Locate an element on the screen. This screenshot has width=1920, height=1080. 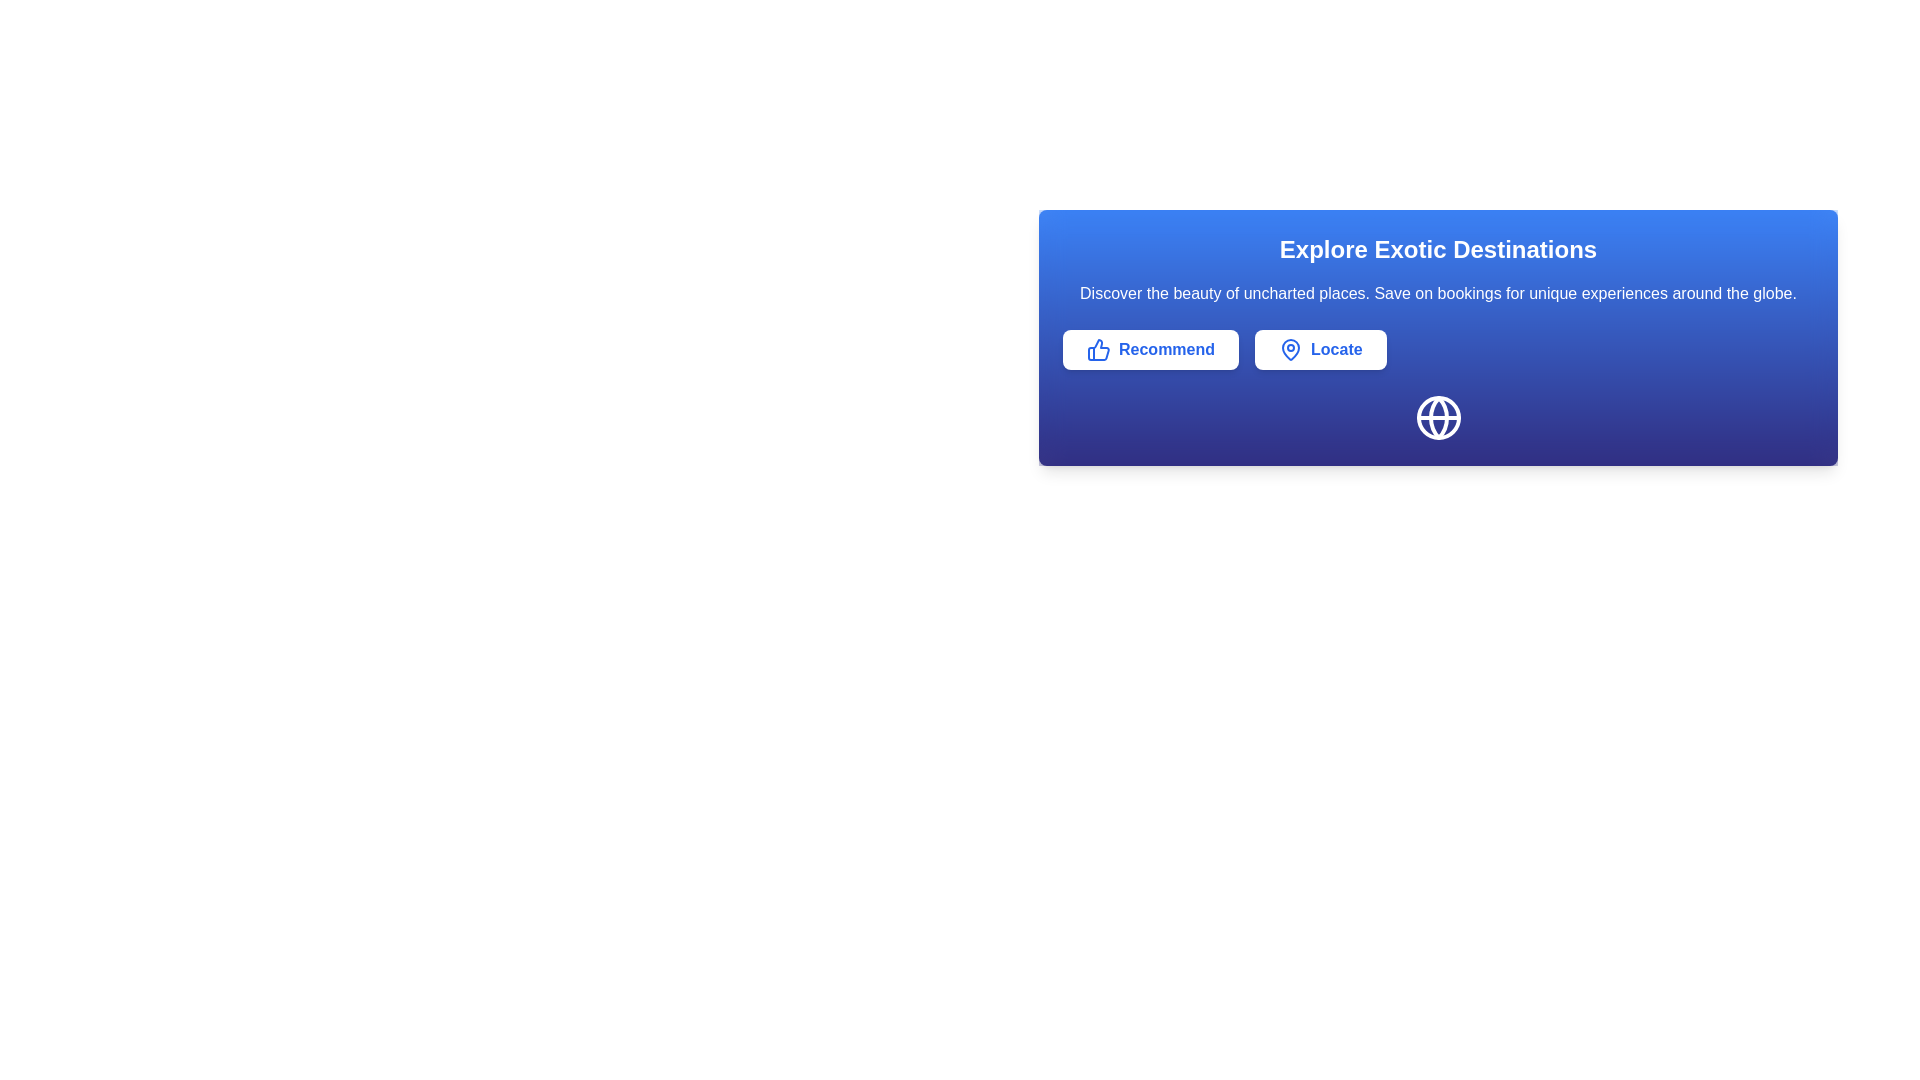
the central circle of the animated globe graphic in the SVG format, located below the 'Locate' button is located at coordinates (1437, 416).